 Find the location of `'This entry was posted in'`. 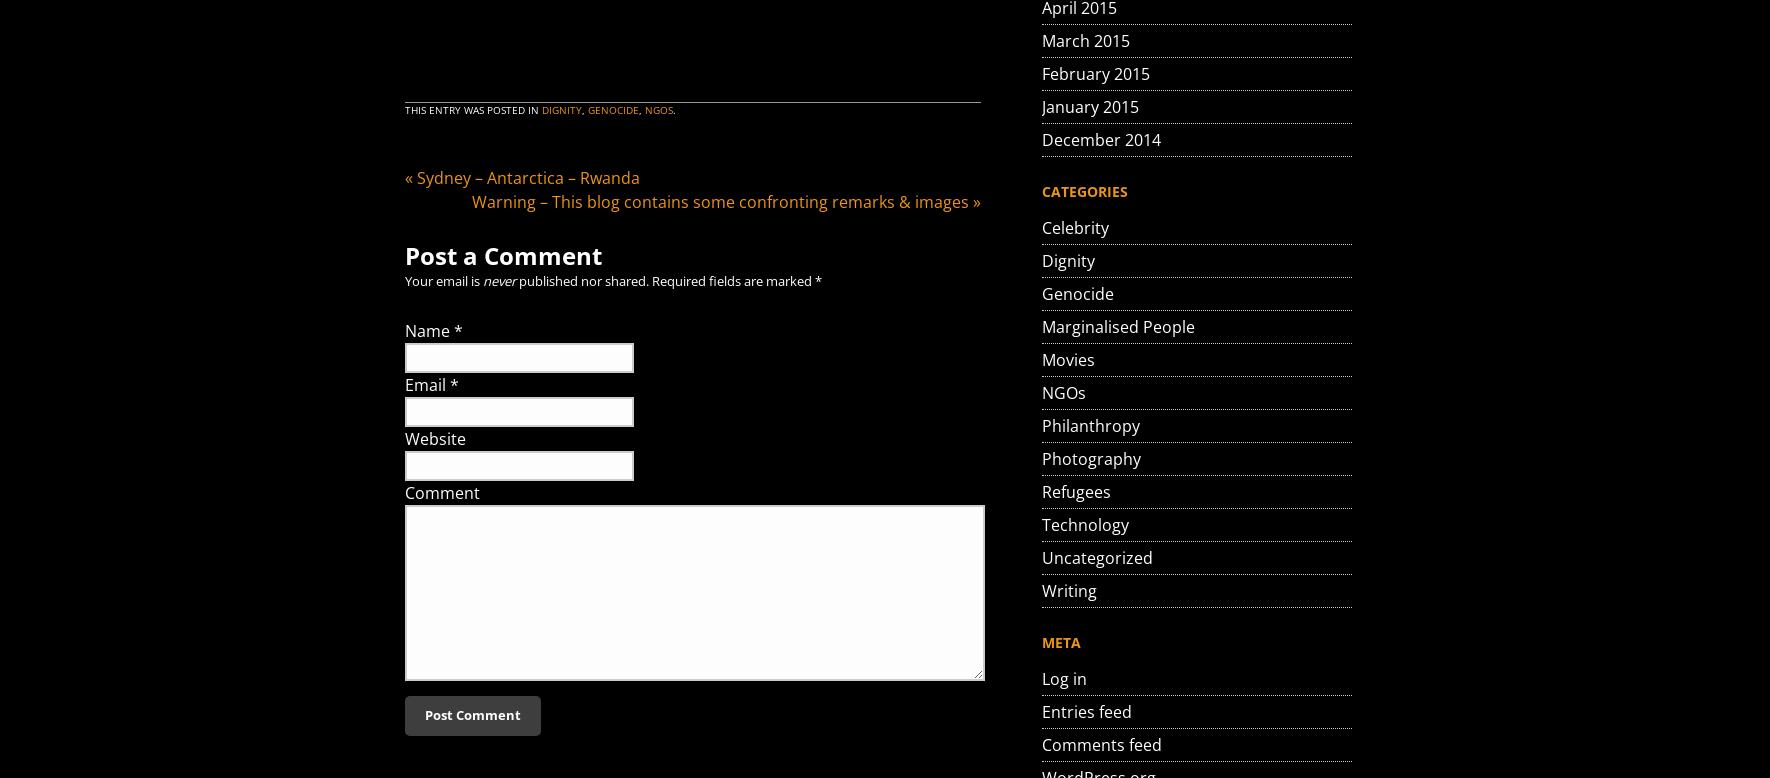

'This entry was posted in' is located at coordinates (473, 109).